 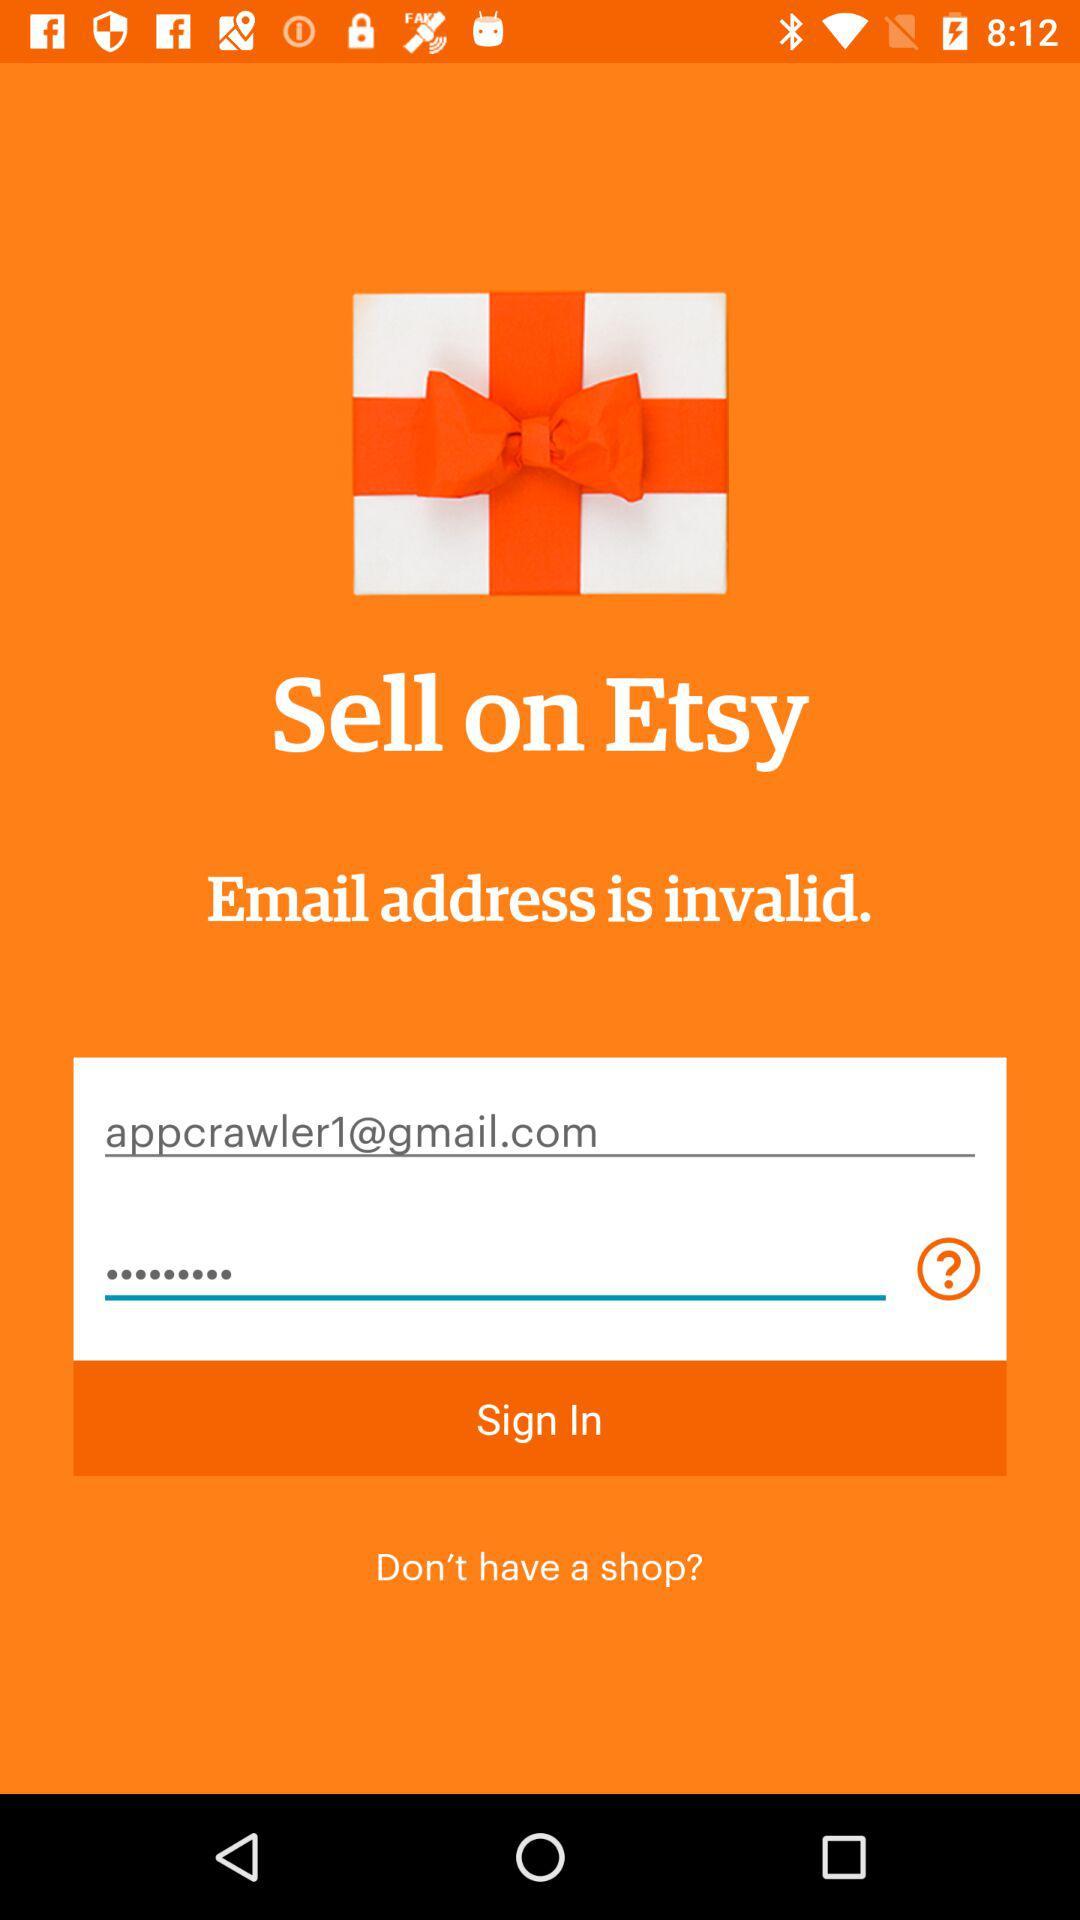 What do you see at coordinates (495, 1267) in the screenshot?
I see `item below the appcrawler1@gmail.com icon` at bounding box center [495, 1267].